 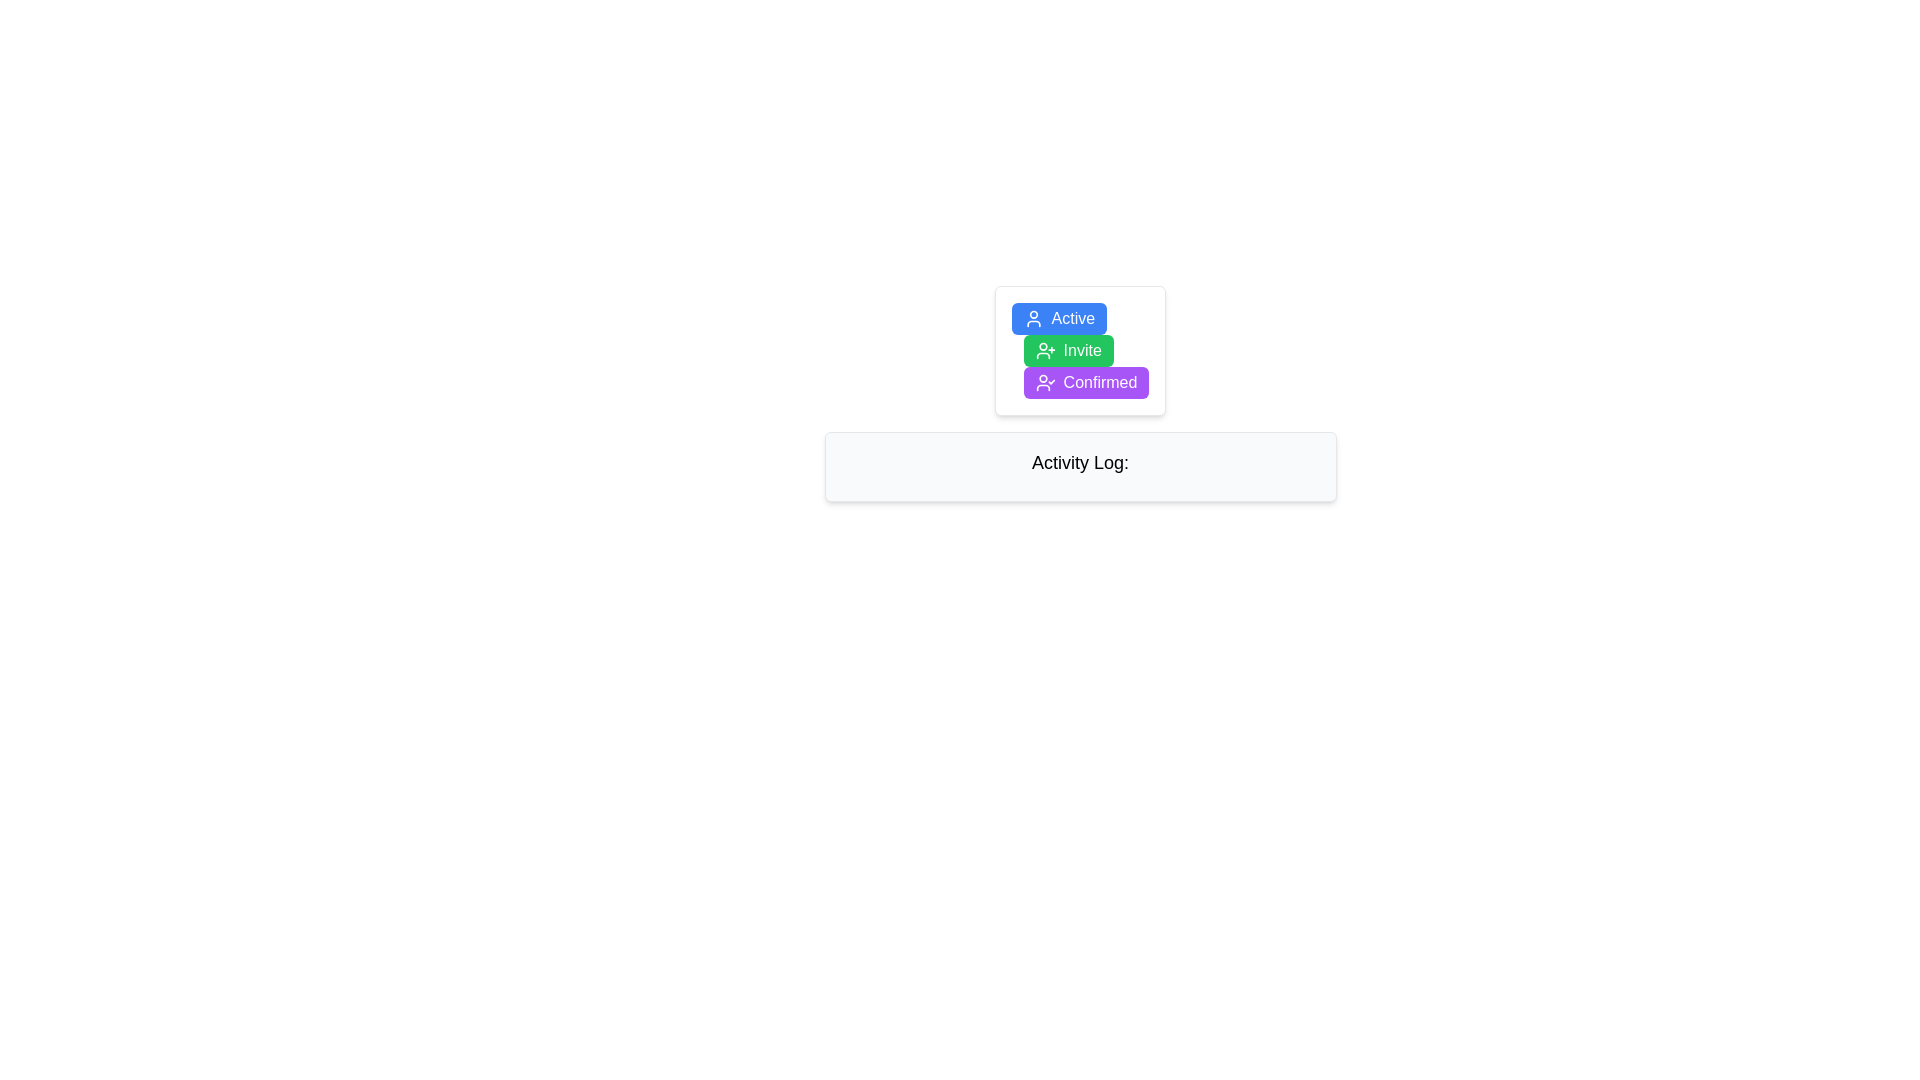 What do you see at coordinates (1044, 382) in the screenshot?
I see `the user profile icon with a checkmark, which is the leftmost icon in the 'Confirmed' button on a purple background` at bounding box center [1044, 382].